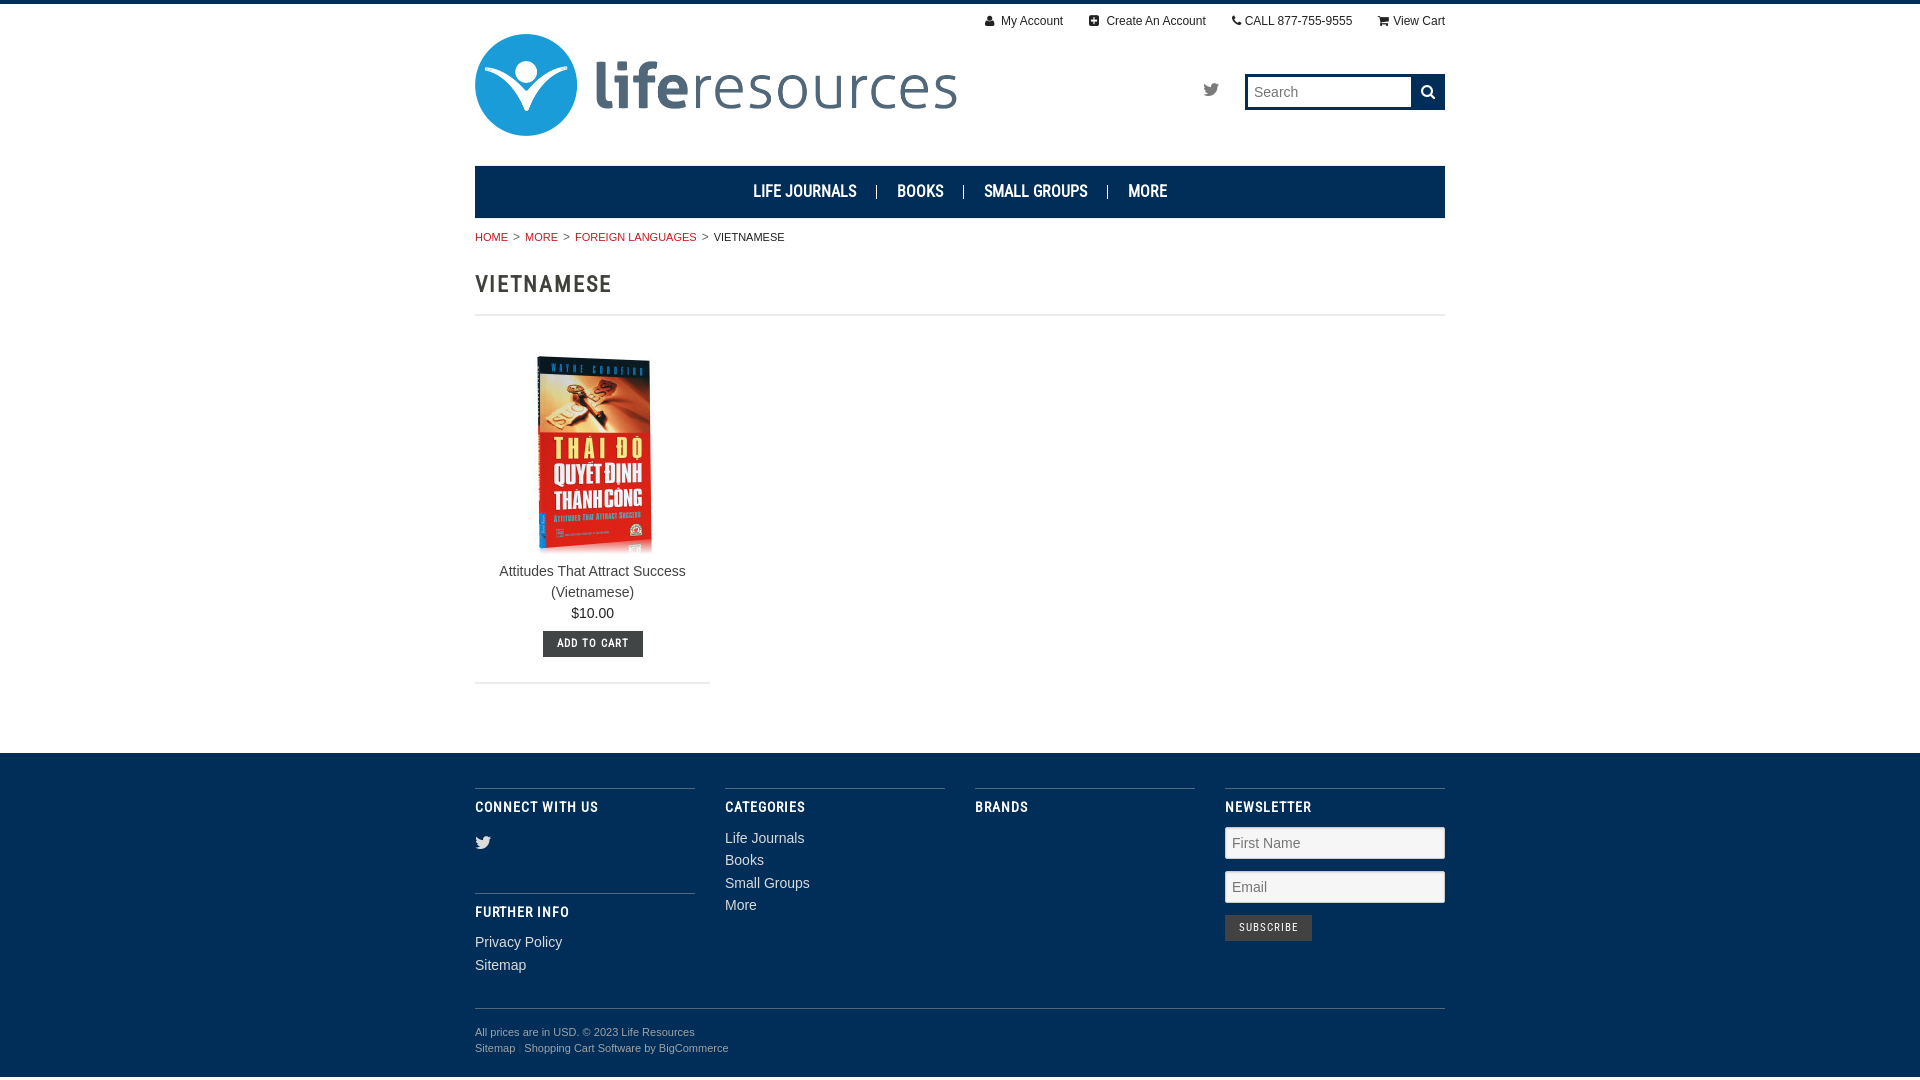 The image size is (1920, 1080). What do you see at coordinates (763, 837) in the screenshot?
I see `'Life Journals'` at bounding box center [763, 837].